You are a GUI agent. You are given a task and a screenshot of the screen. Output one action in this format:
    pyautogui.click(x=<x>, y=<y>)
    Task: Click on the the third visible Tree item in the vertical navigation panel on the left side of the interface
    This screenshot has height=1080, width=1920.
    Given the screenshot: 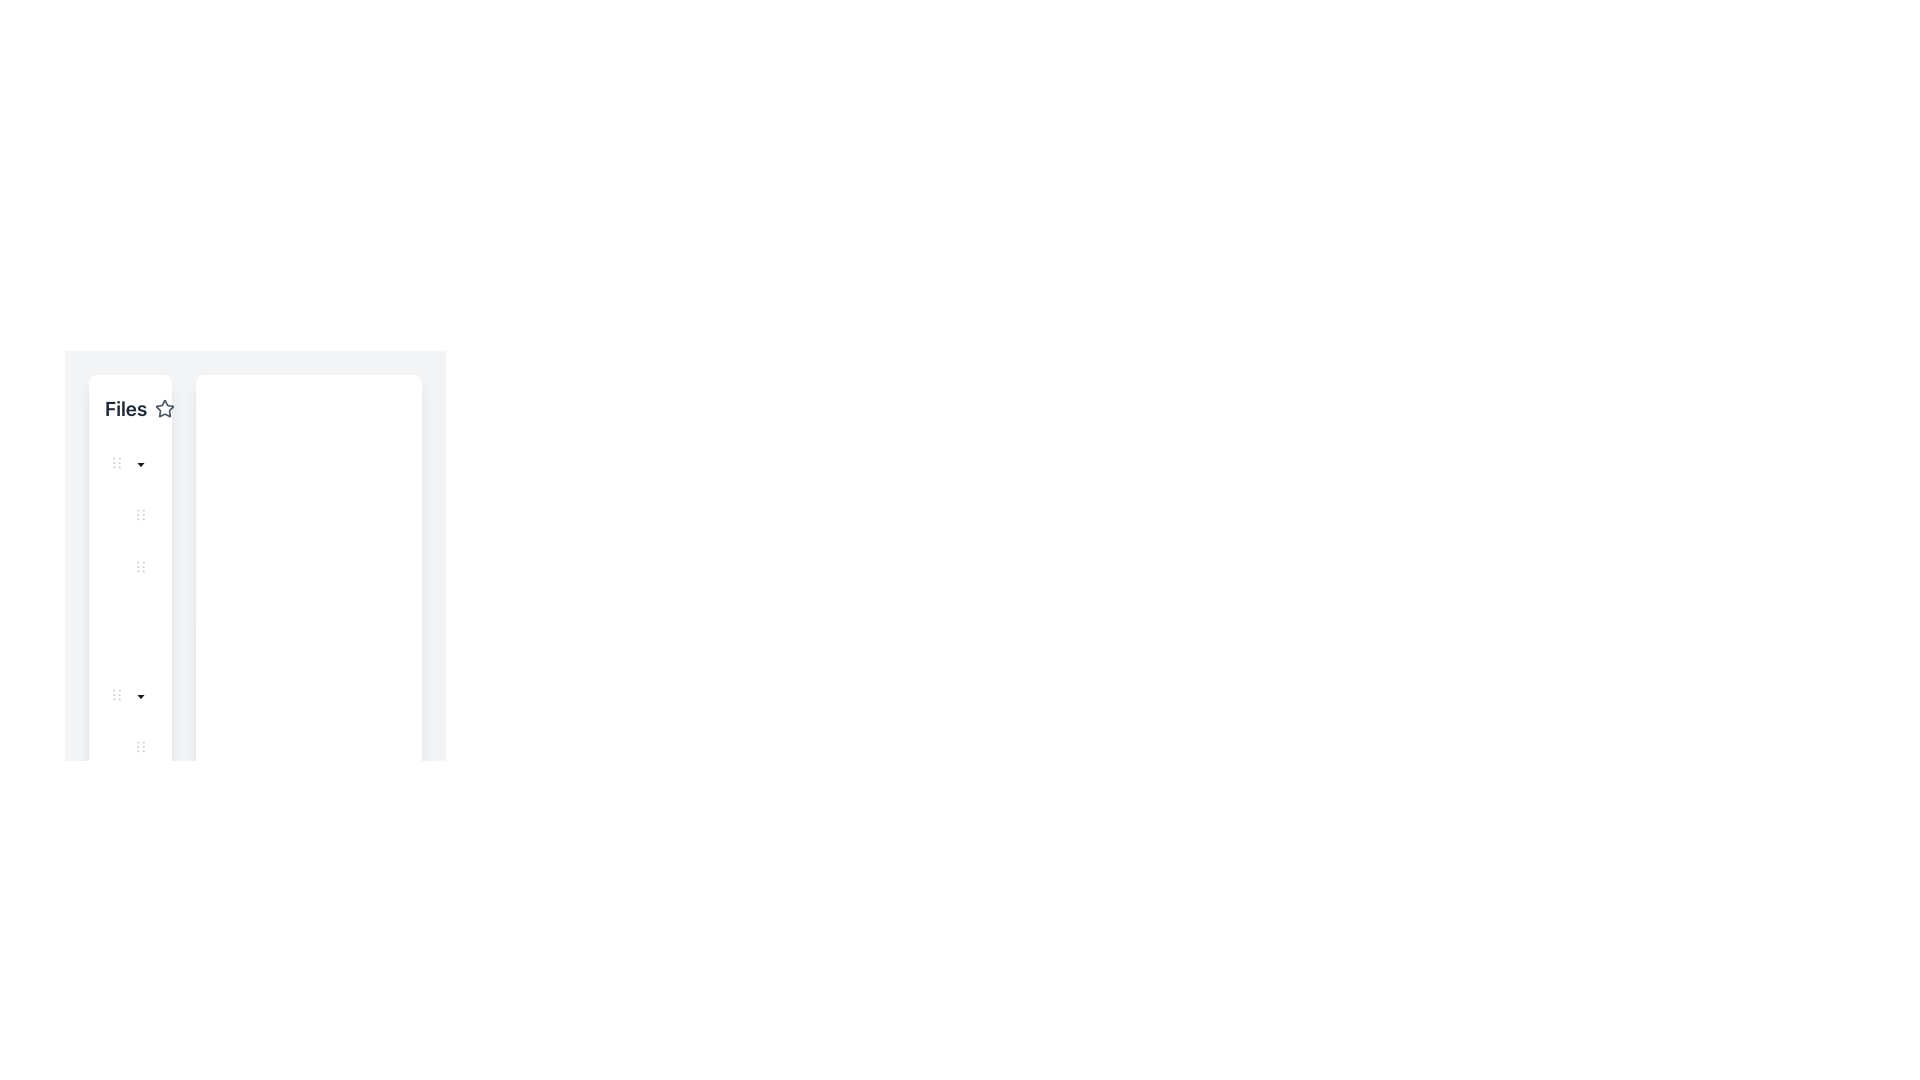 What is the action you would take?
    pyautogui.click(x=215, y=589)
    